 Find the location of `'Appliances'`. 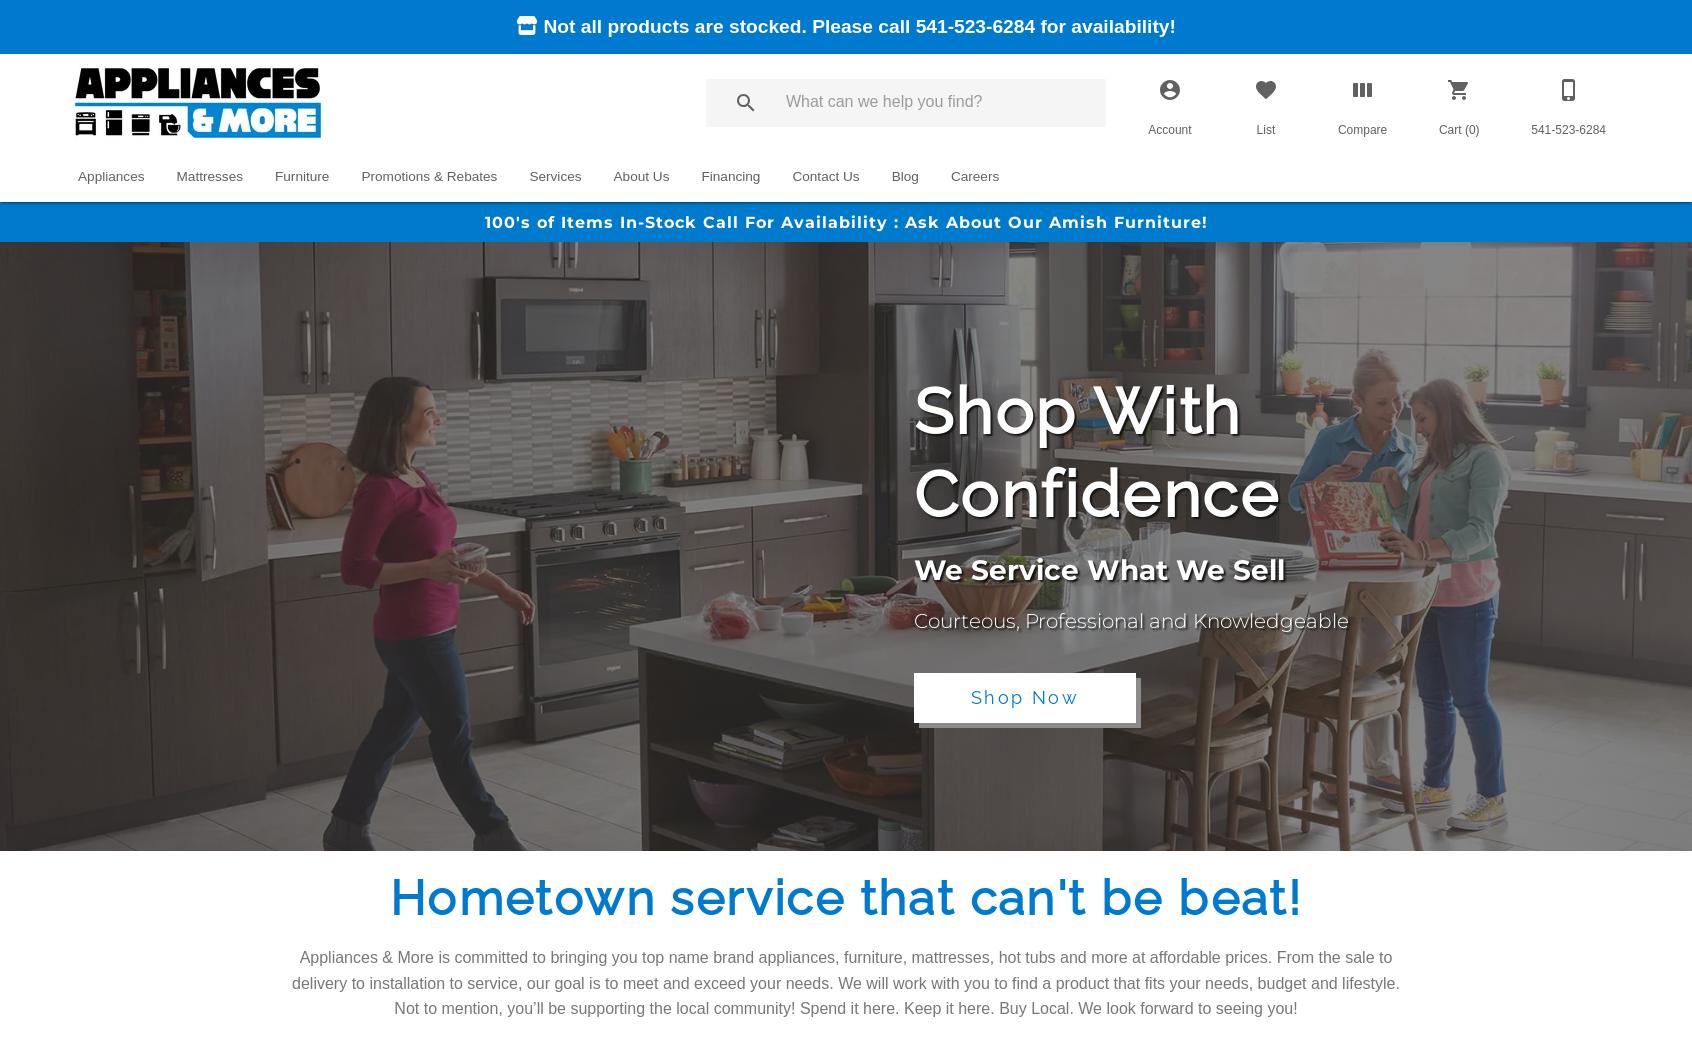

'Appliances' is located at coordinates (78, 174).